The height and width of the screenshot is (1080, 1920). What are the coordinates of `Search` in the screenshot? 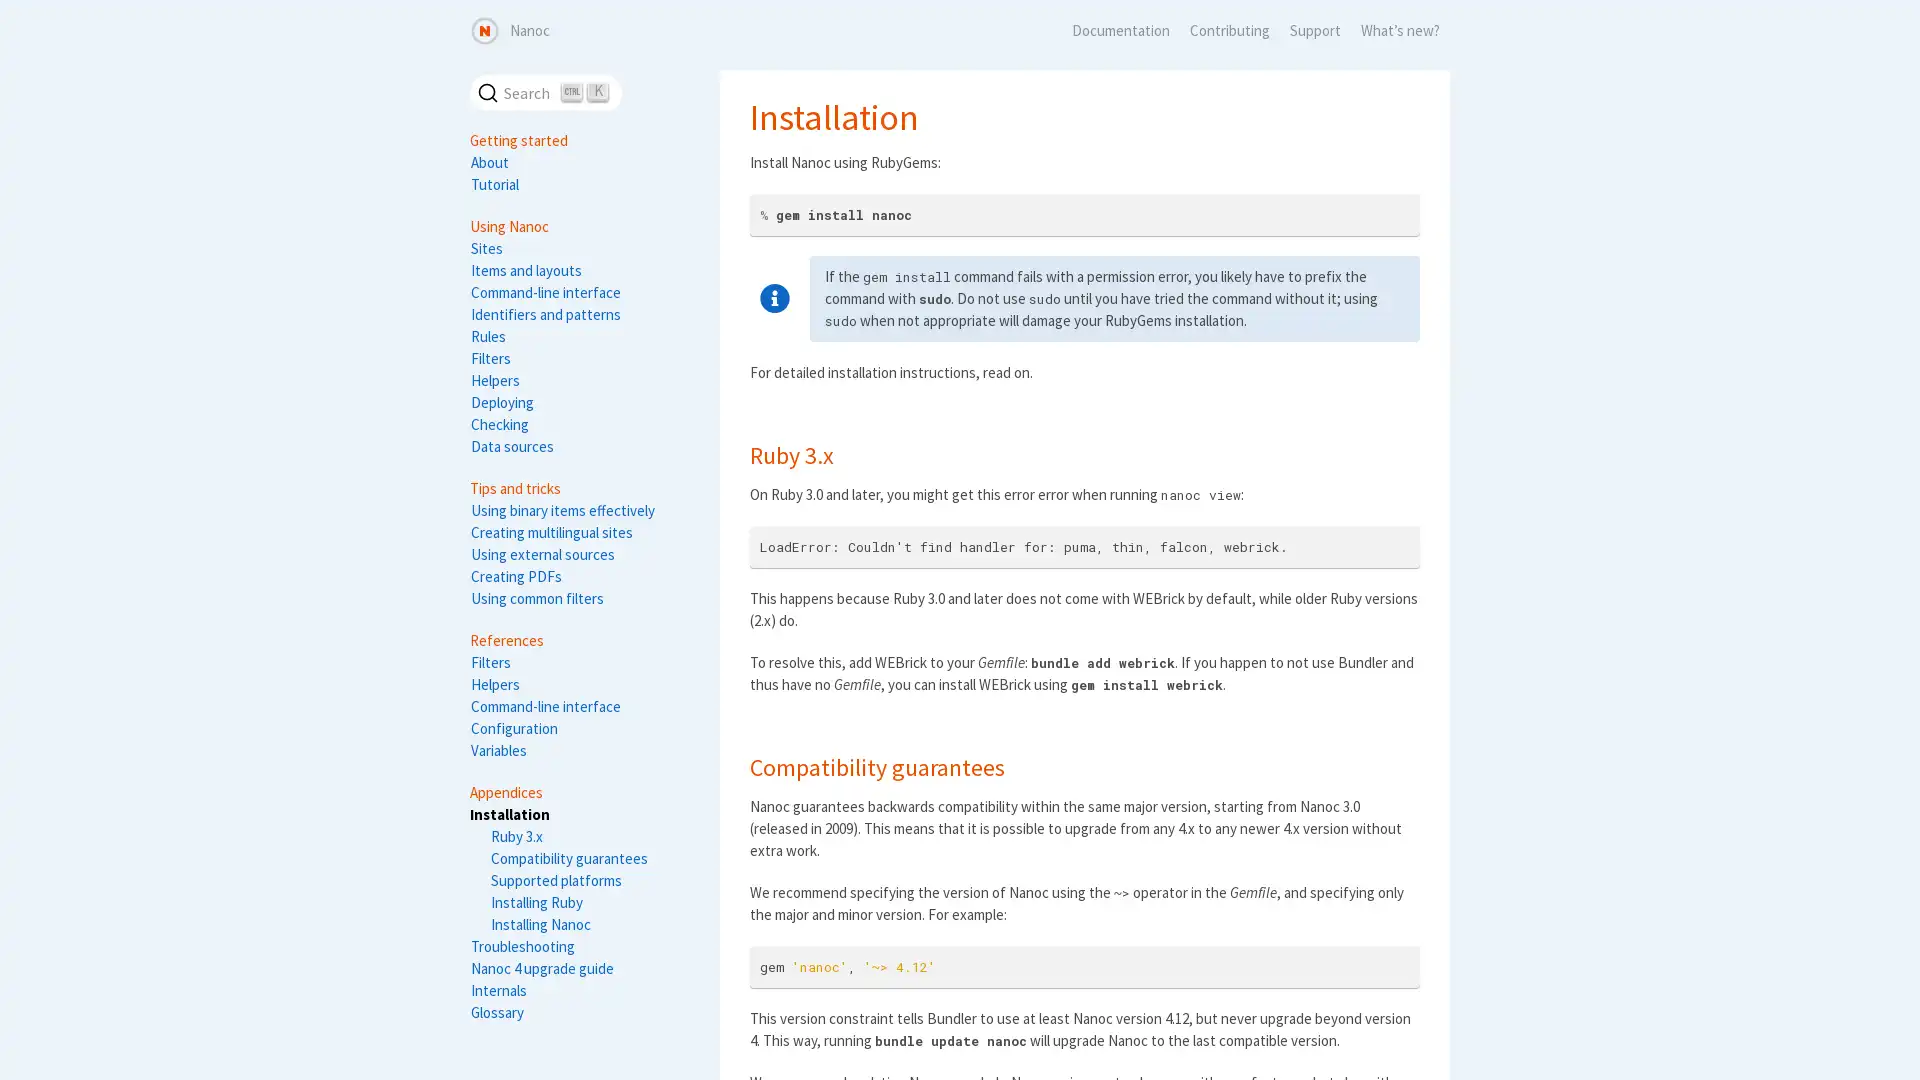 It's located at (546, 92).